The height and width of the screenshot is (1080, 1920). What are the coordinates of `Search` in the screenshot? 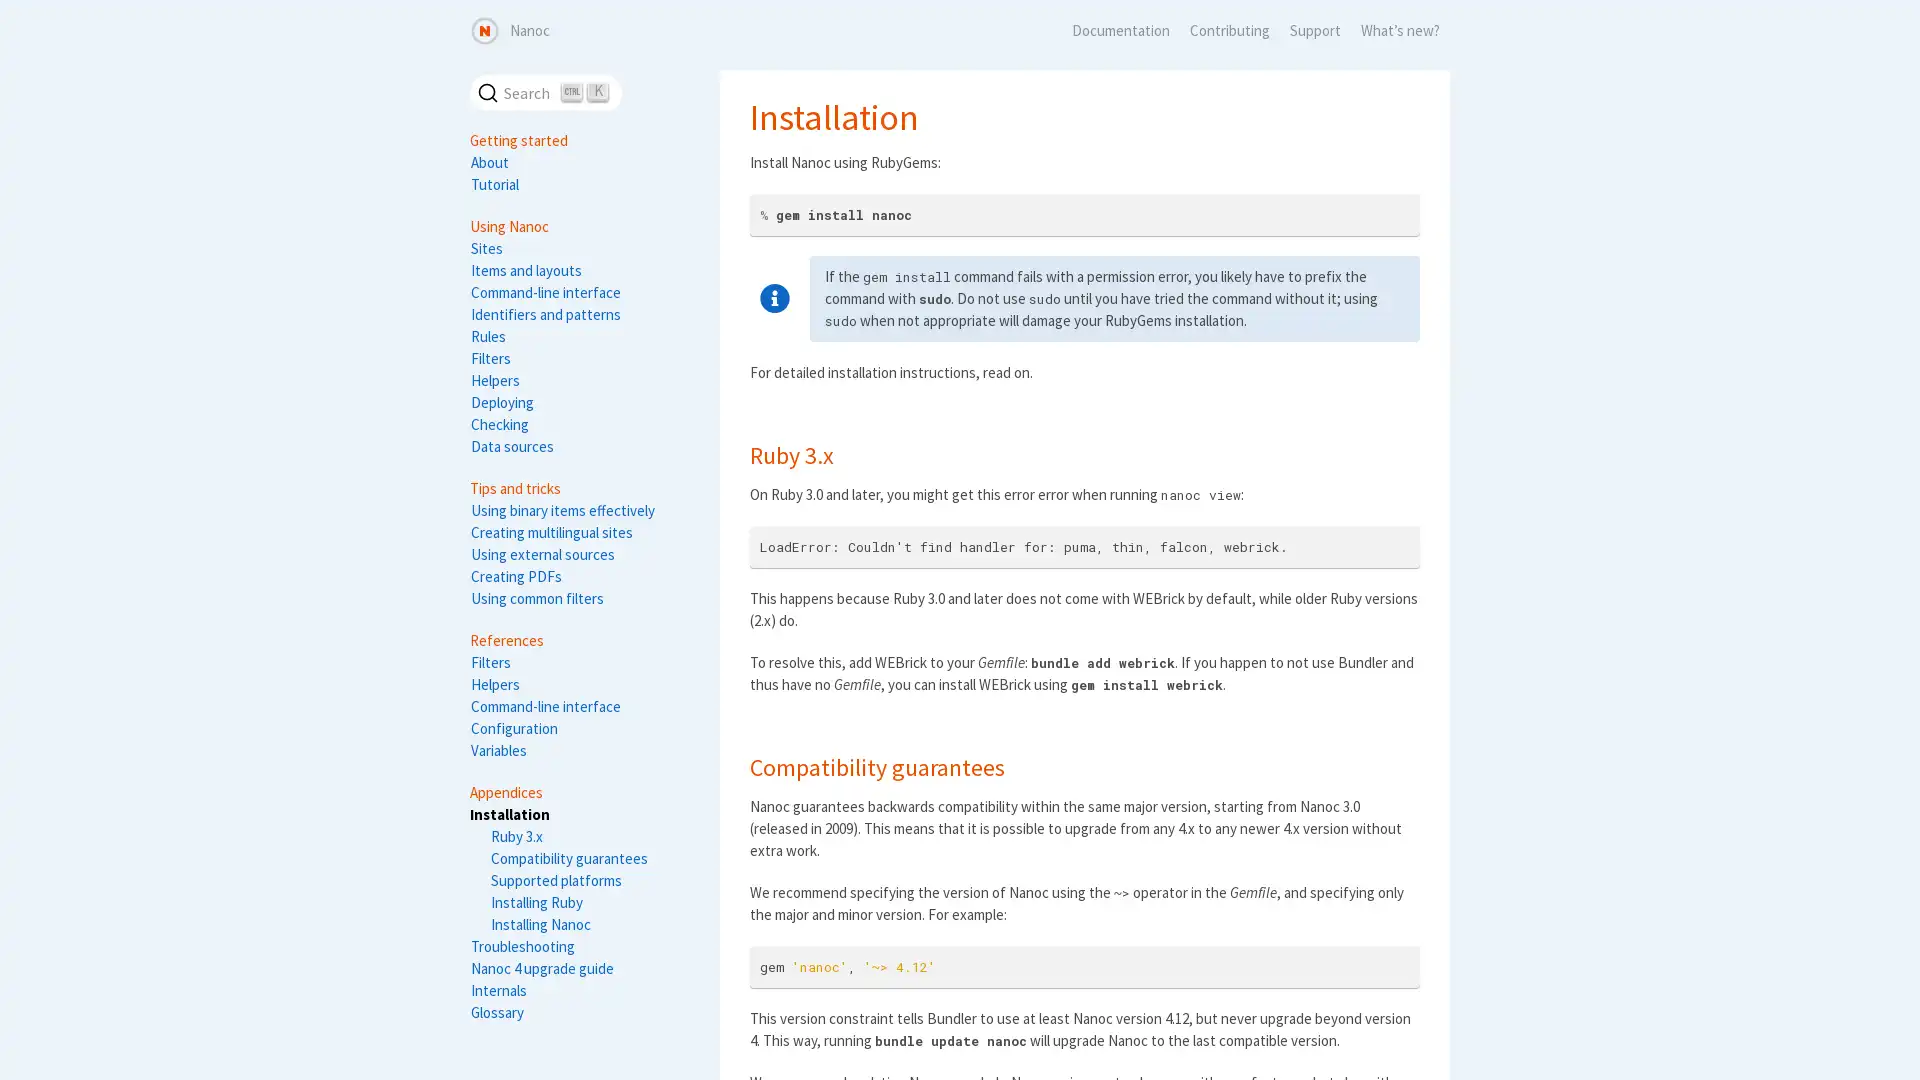 It's located at (546, 92).